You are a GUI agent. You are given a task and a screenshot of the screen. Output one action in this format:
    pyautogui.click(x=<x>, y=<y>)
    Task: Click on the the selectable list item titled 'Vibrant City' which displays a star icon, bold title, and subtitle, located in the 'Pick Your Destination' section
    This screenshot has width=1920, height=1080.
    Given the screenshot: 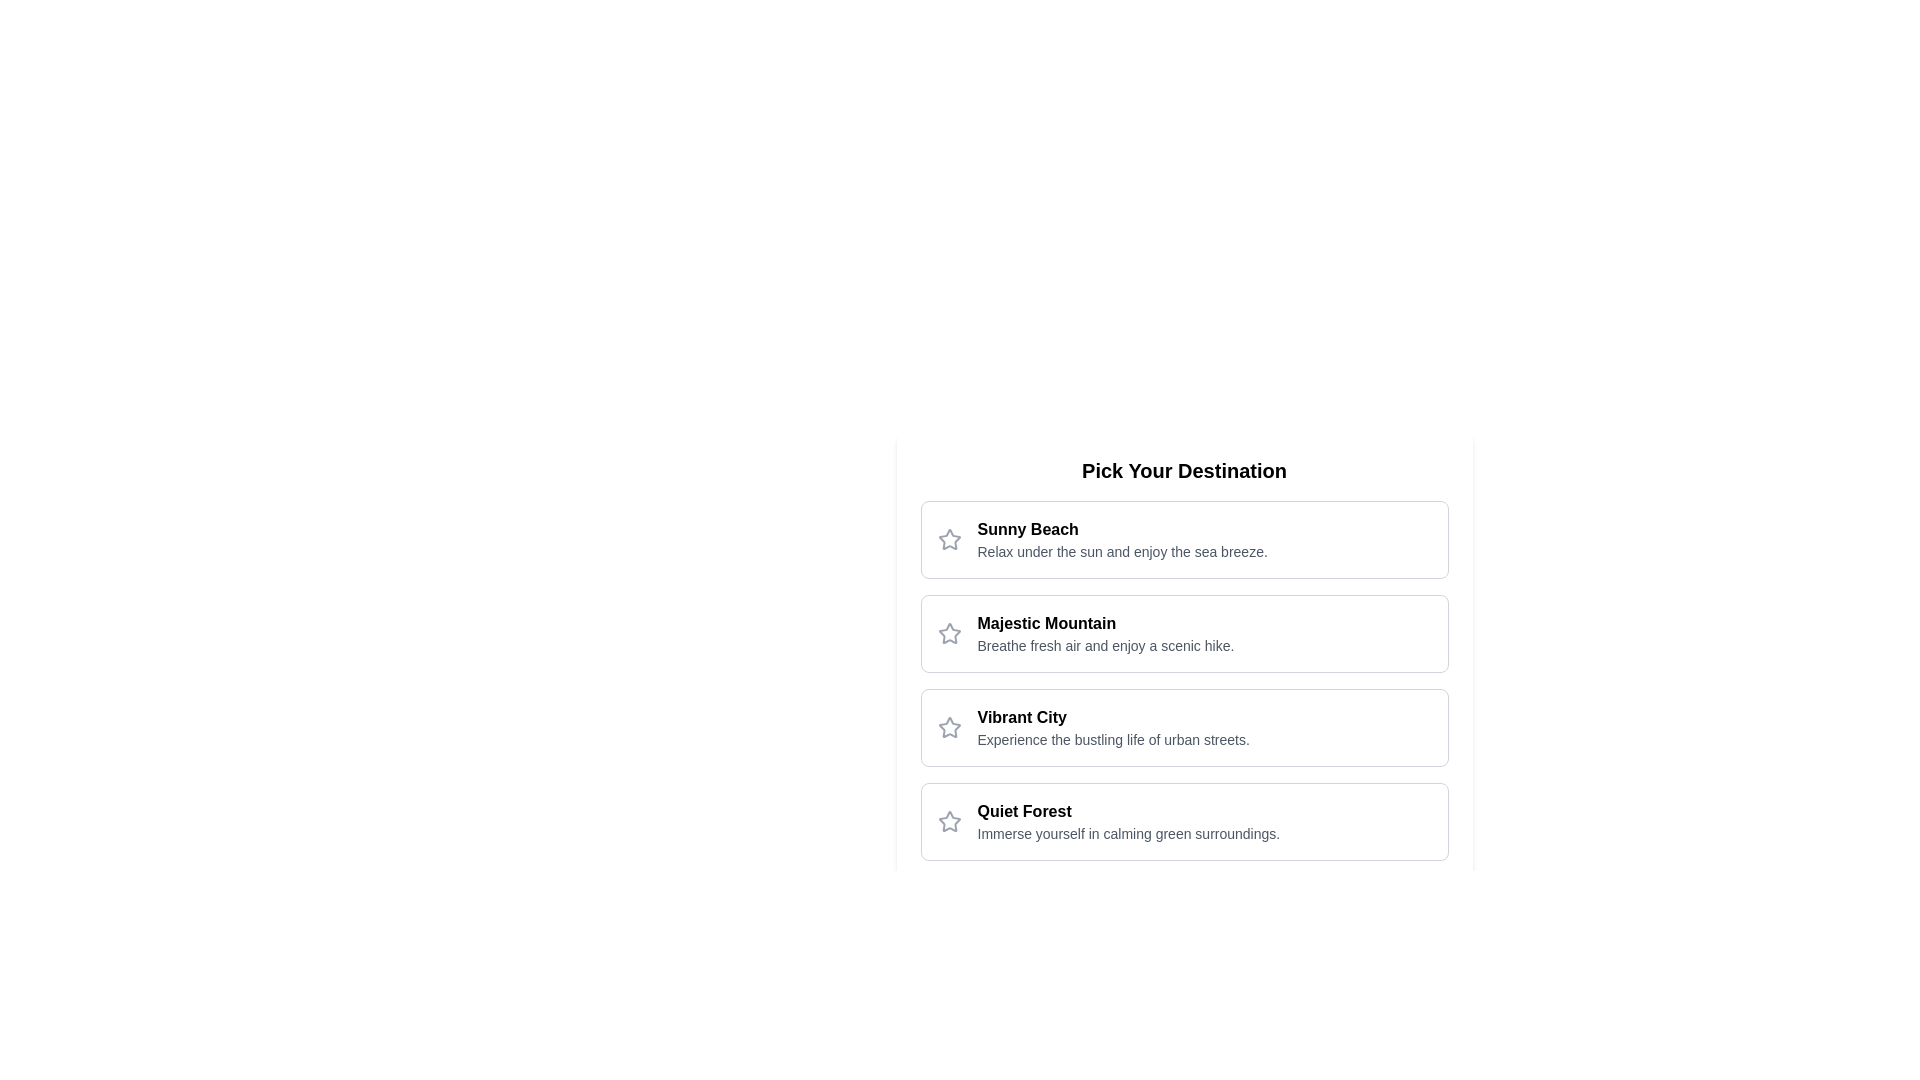 What is the action you would take?
    pyautogui.click(x=1184, y=728)
    